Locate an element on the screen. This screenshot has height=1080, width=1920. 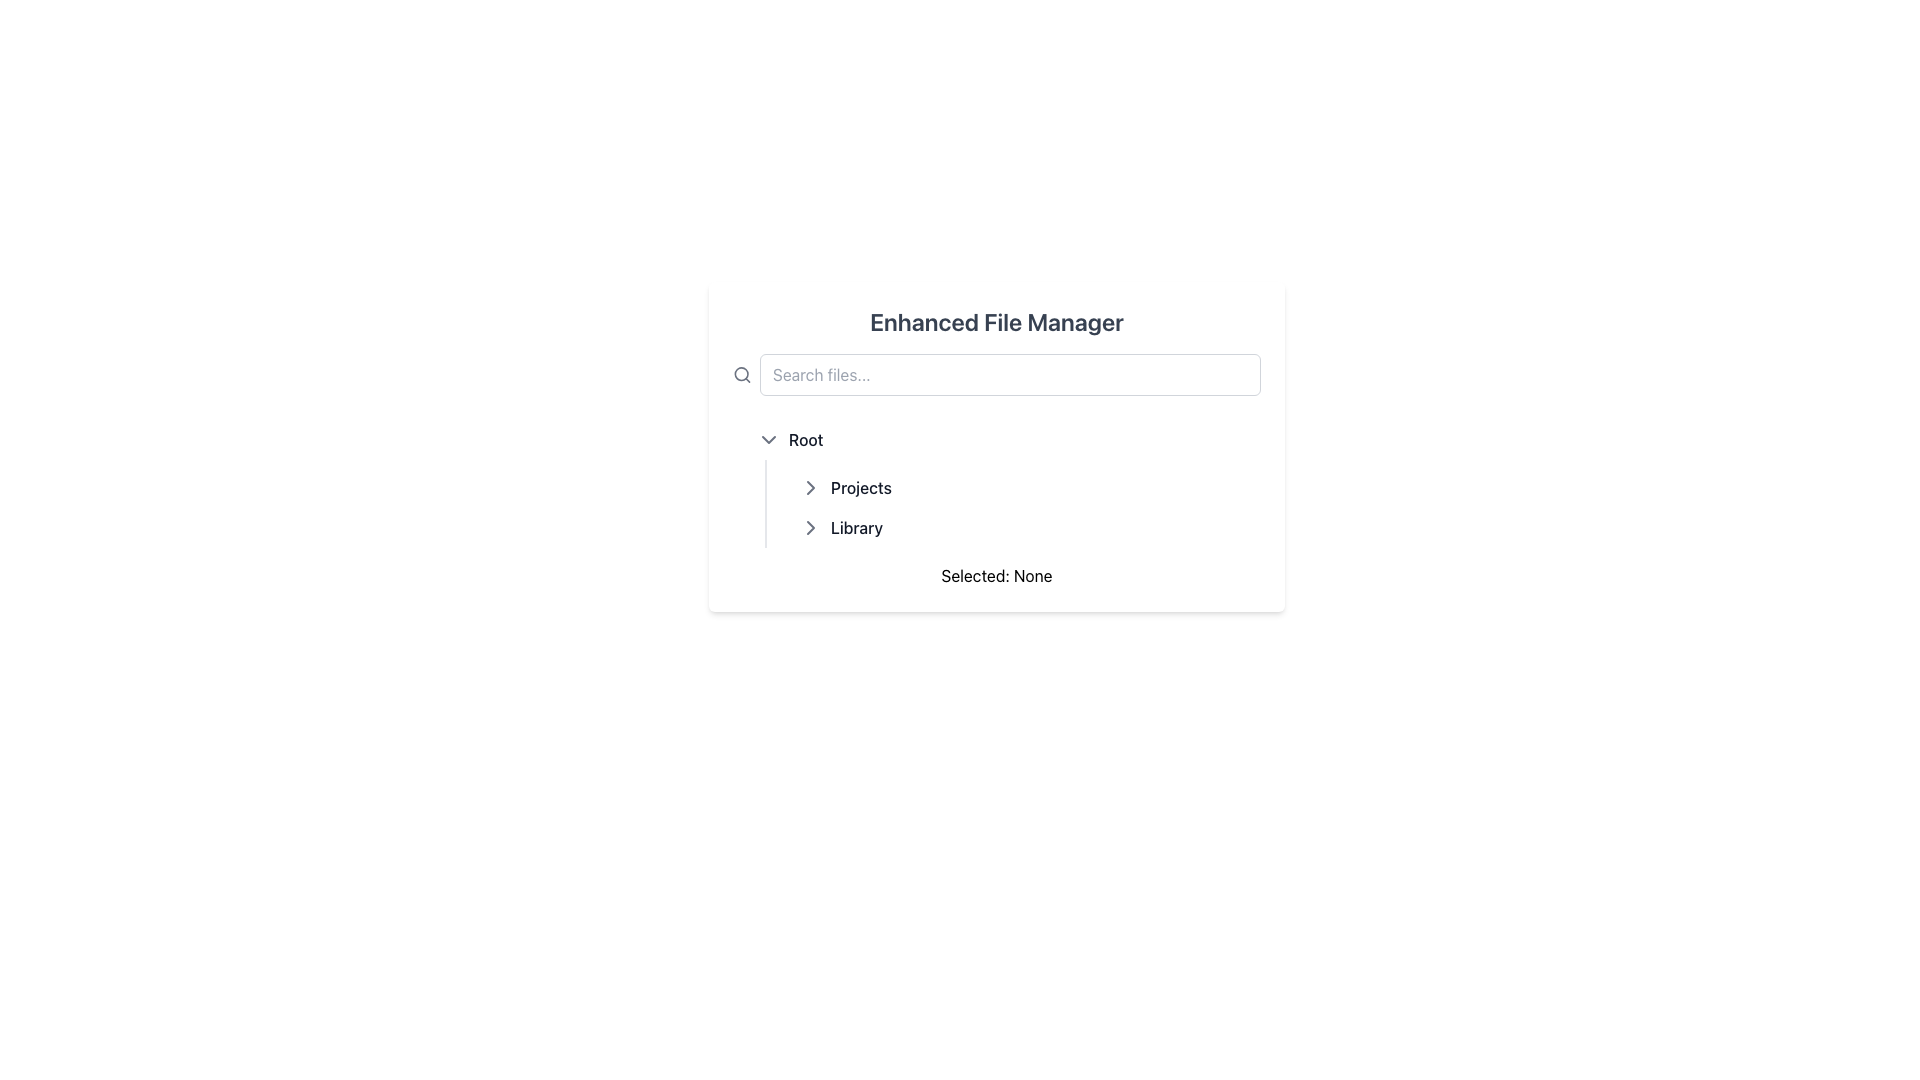
the right-pointing chevron icon located to the left of the 'Projects' text is located at coordinates (811, 488).